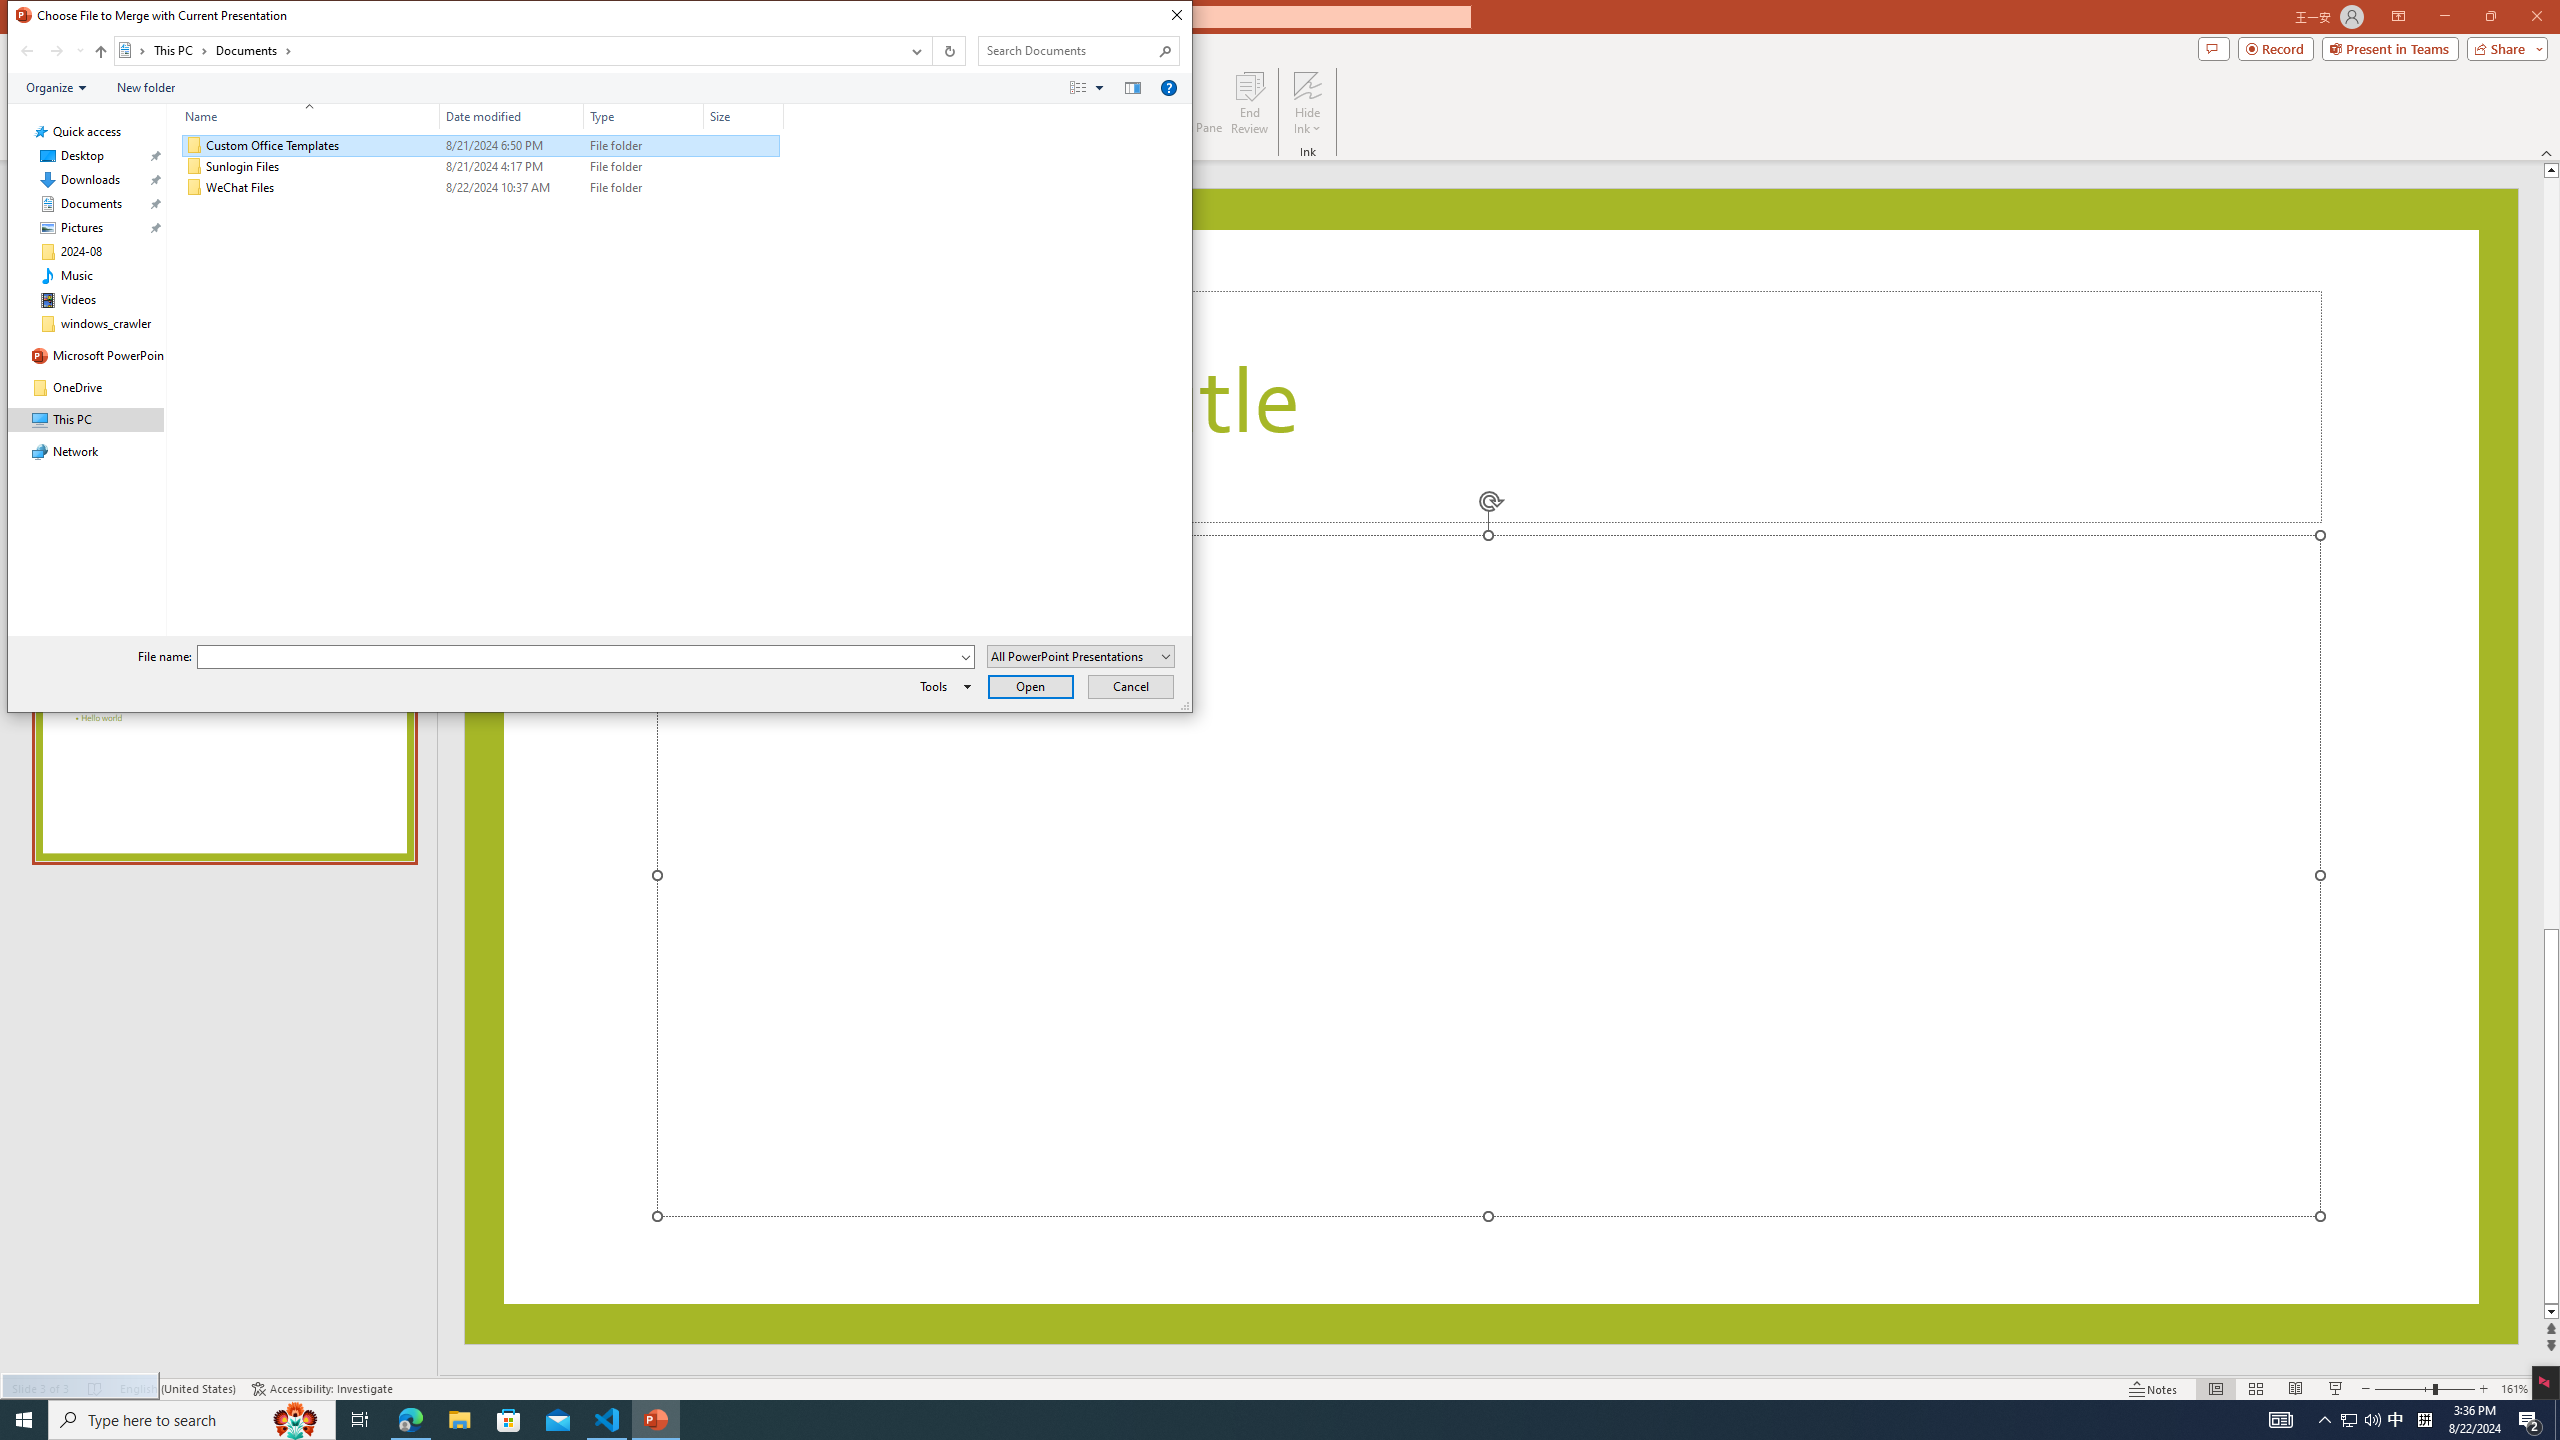 Image resolution: width=2560 pixels, height=1440 pixels. I want to click on 'Documents', so click(253, 49).